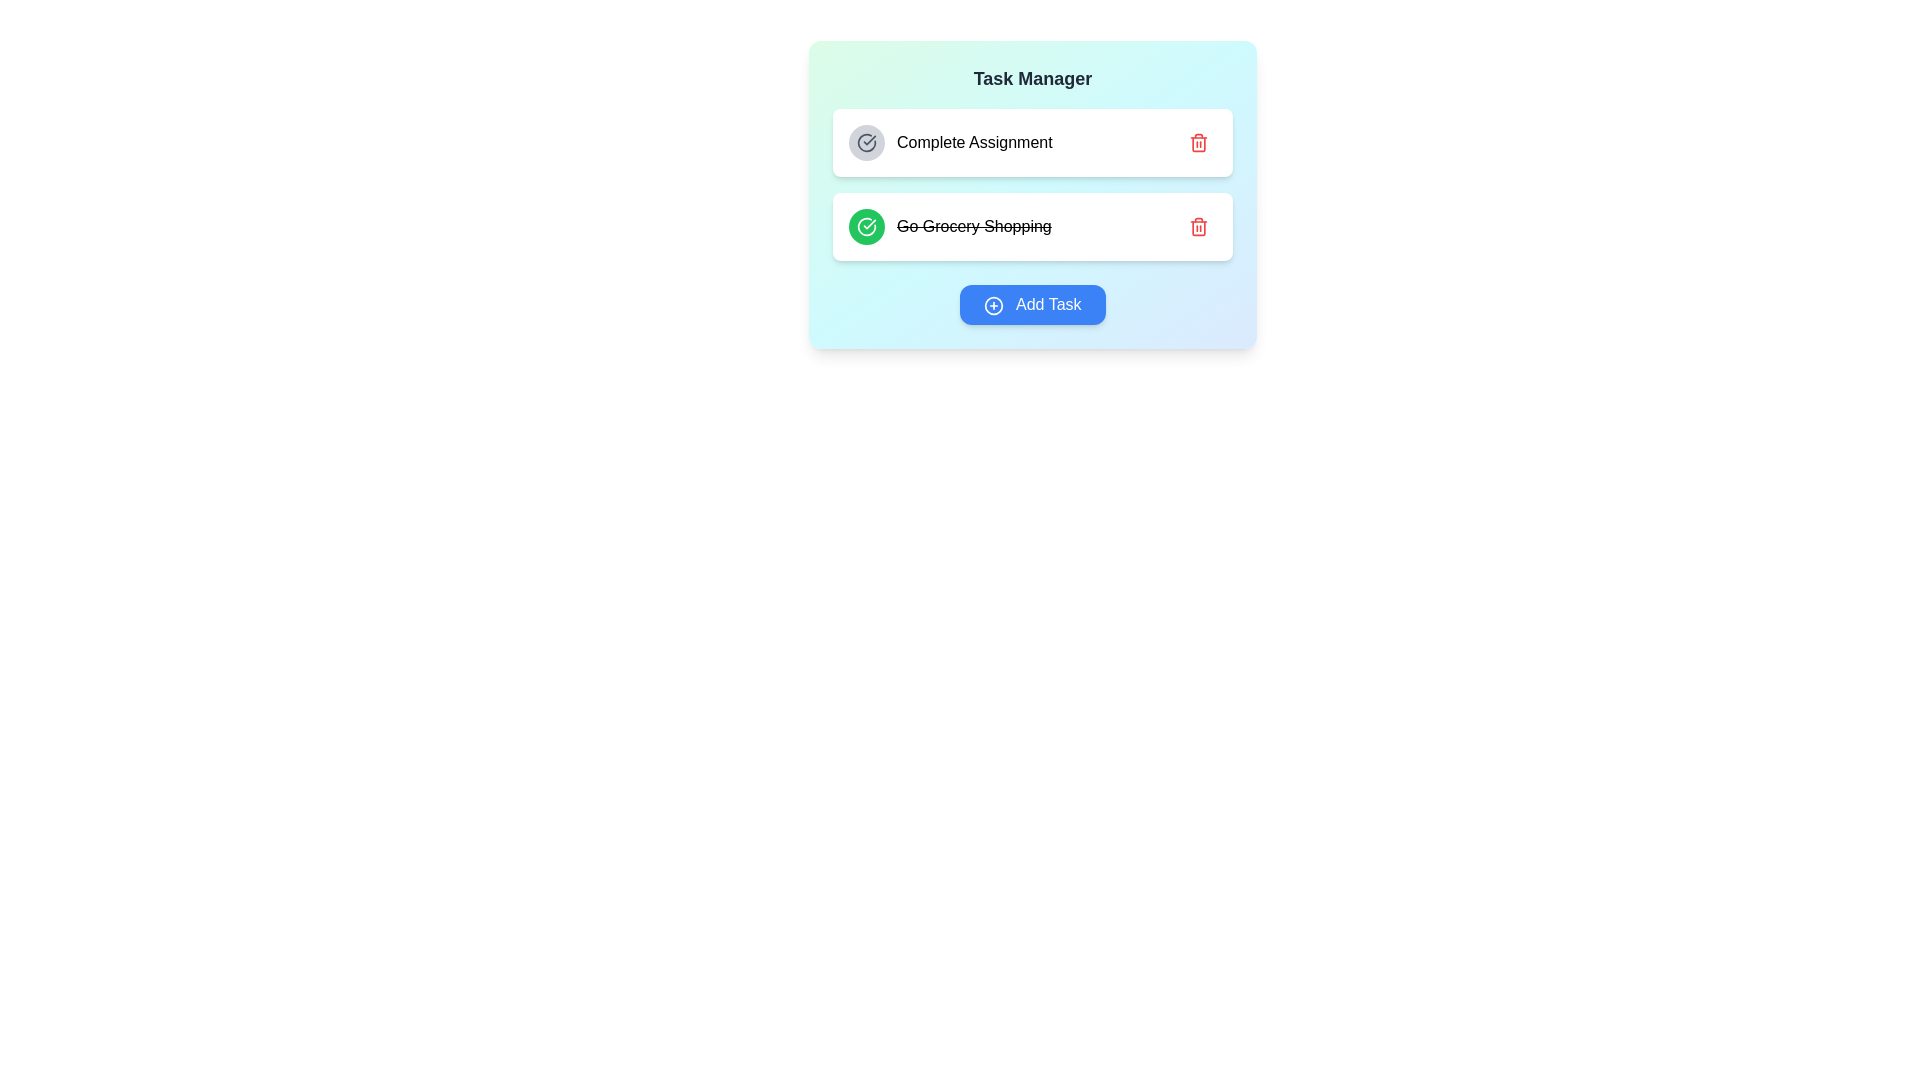  What do you see at coordinates (949, 141) in the screenshot?
I see `the first task item labeled 'Complete Assignment'` at bounding box center [949, 141].